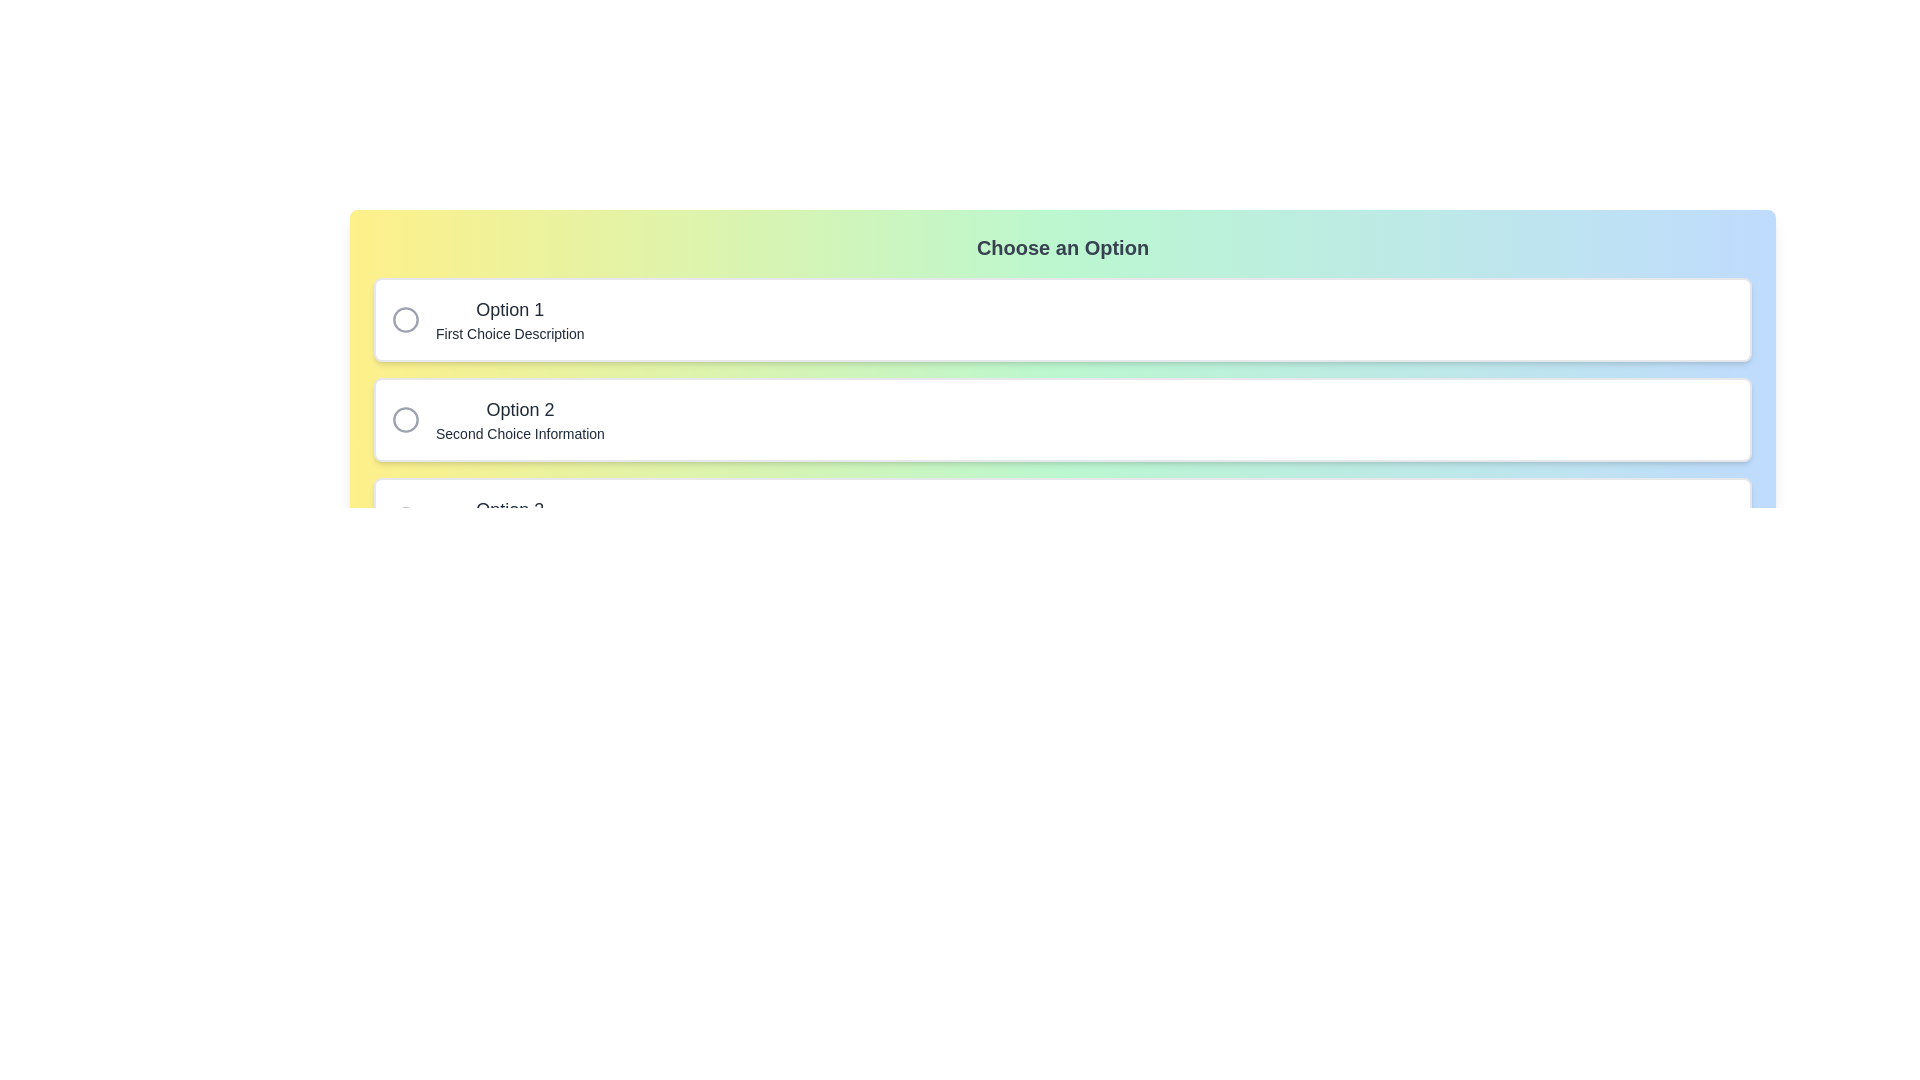  What do you see at coordinates (405, 319) in the screenshot?
I see `the grey circular radio button located to the left of the text 'Option 1' within the highlighted card` at bounding box center [405, 319].